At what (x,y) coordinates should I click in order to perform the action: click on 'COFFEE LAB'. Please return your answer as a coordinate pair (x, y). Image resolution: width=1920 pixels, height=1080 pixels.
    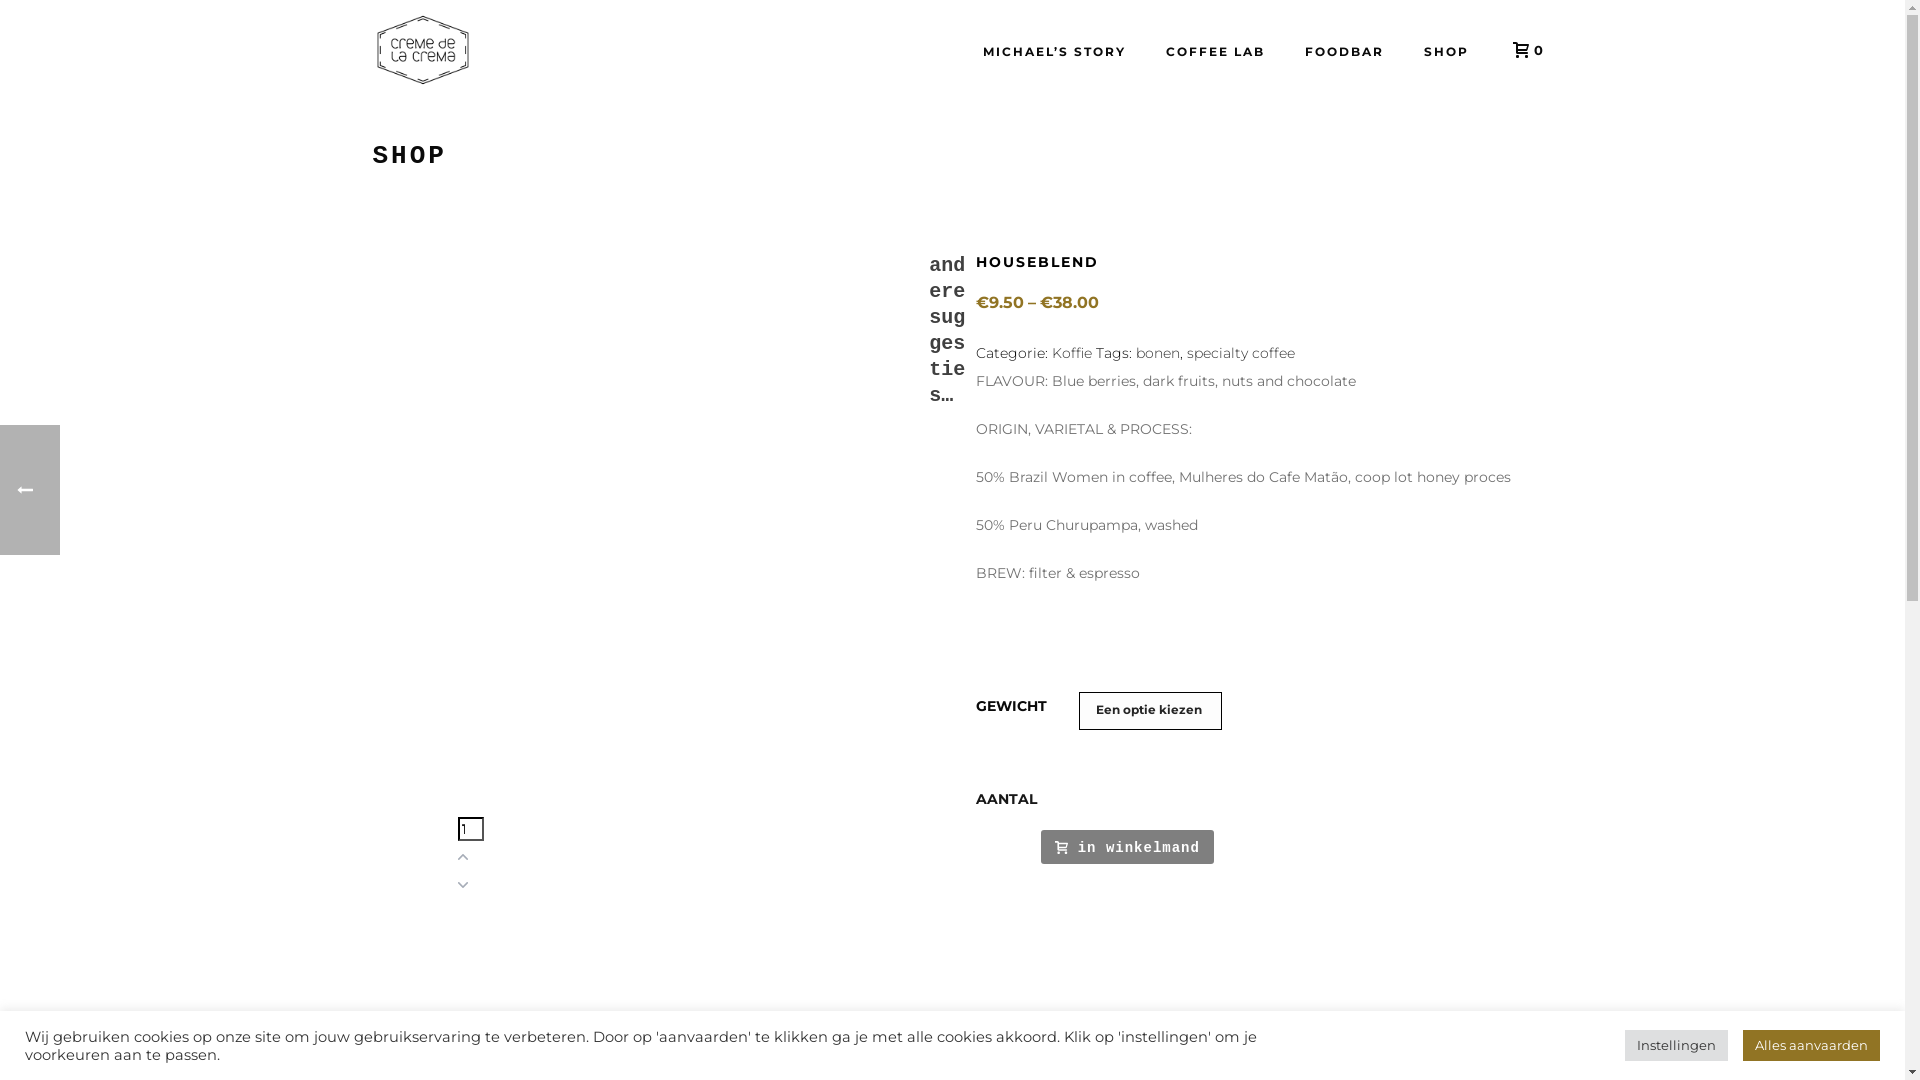
    Looking at the image, I should click on (1146, 49).